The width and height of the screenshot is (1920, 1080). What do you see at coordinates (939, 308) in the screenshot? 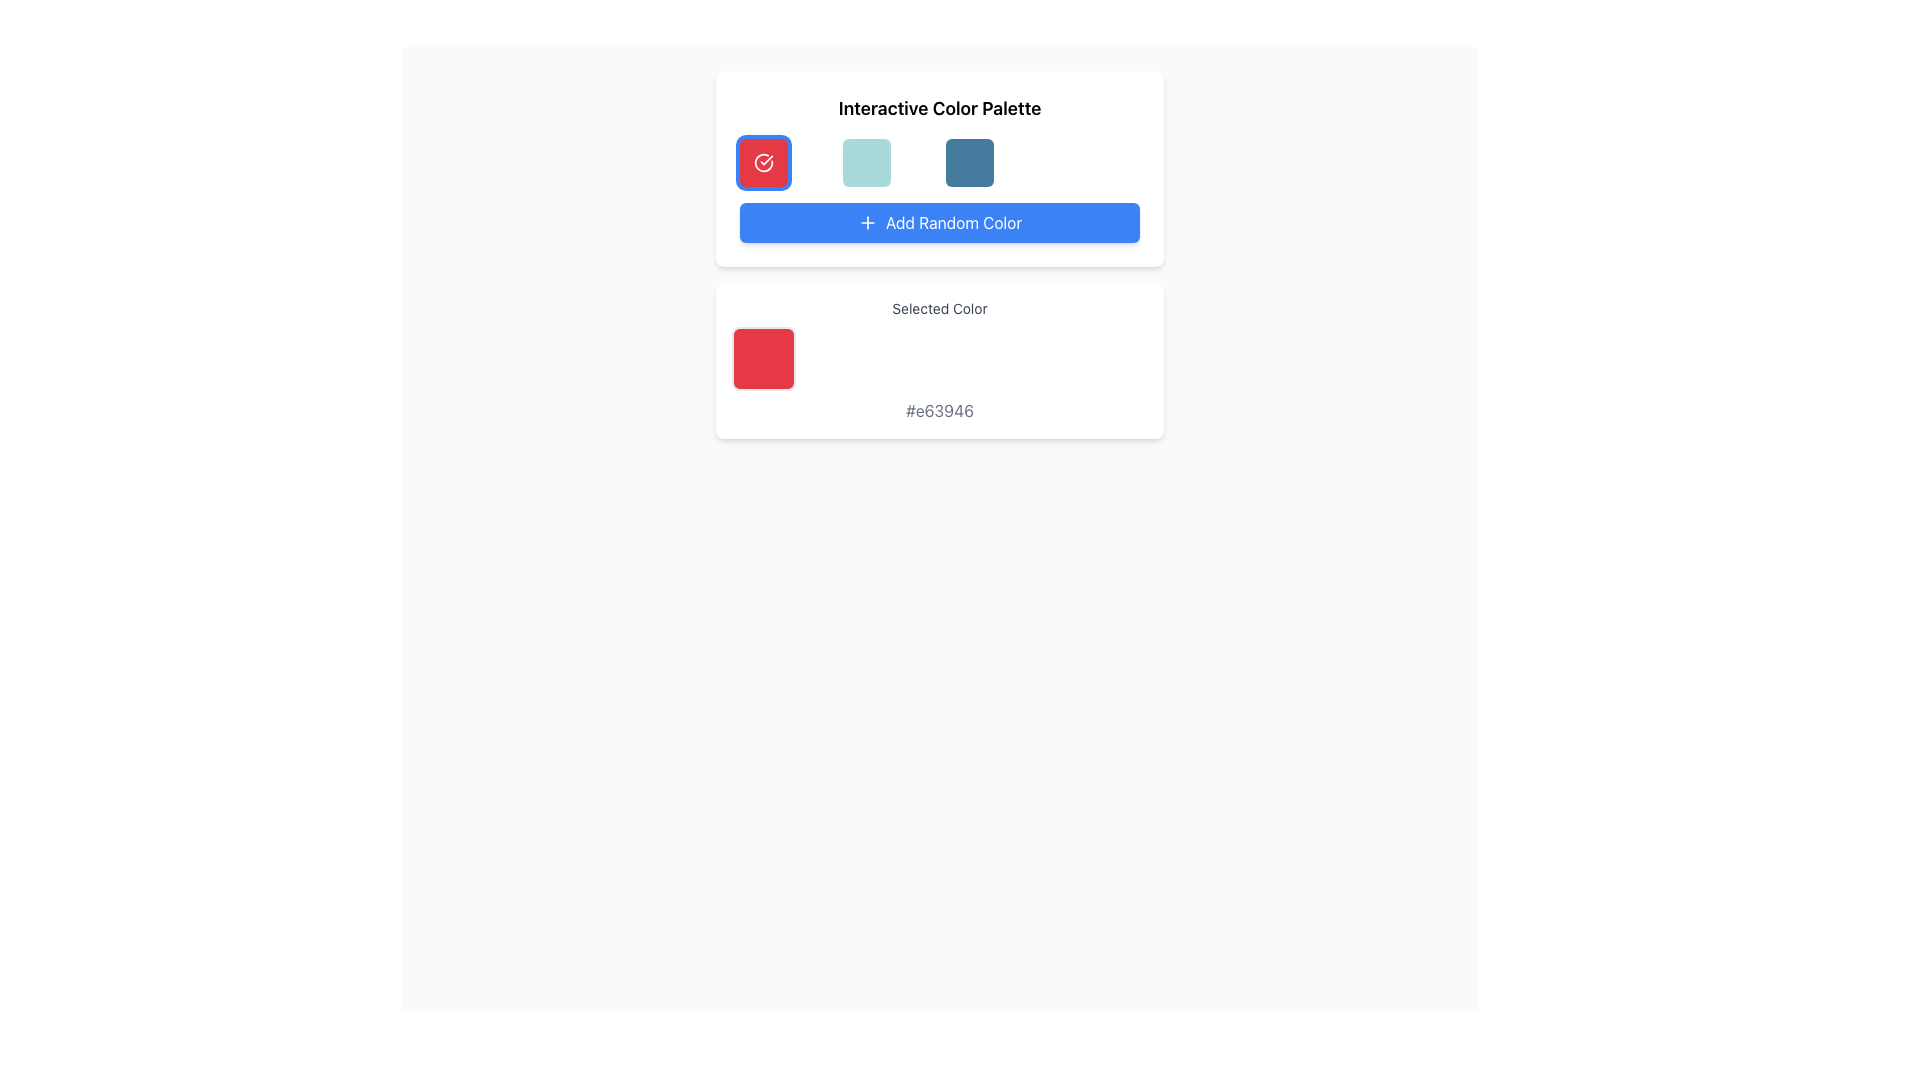
I see `the descriptive label indicating the purpose of the associated color display above the color preview box` at bounding box center [939, 308].